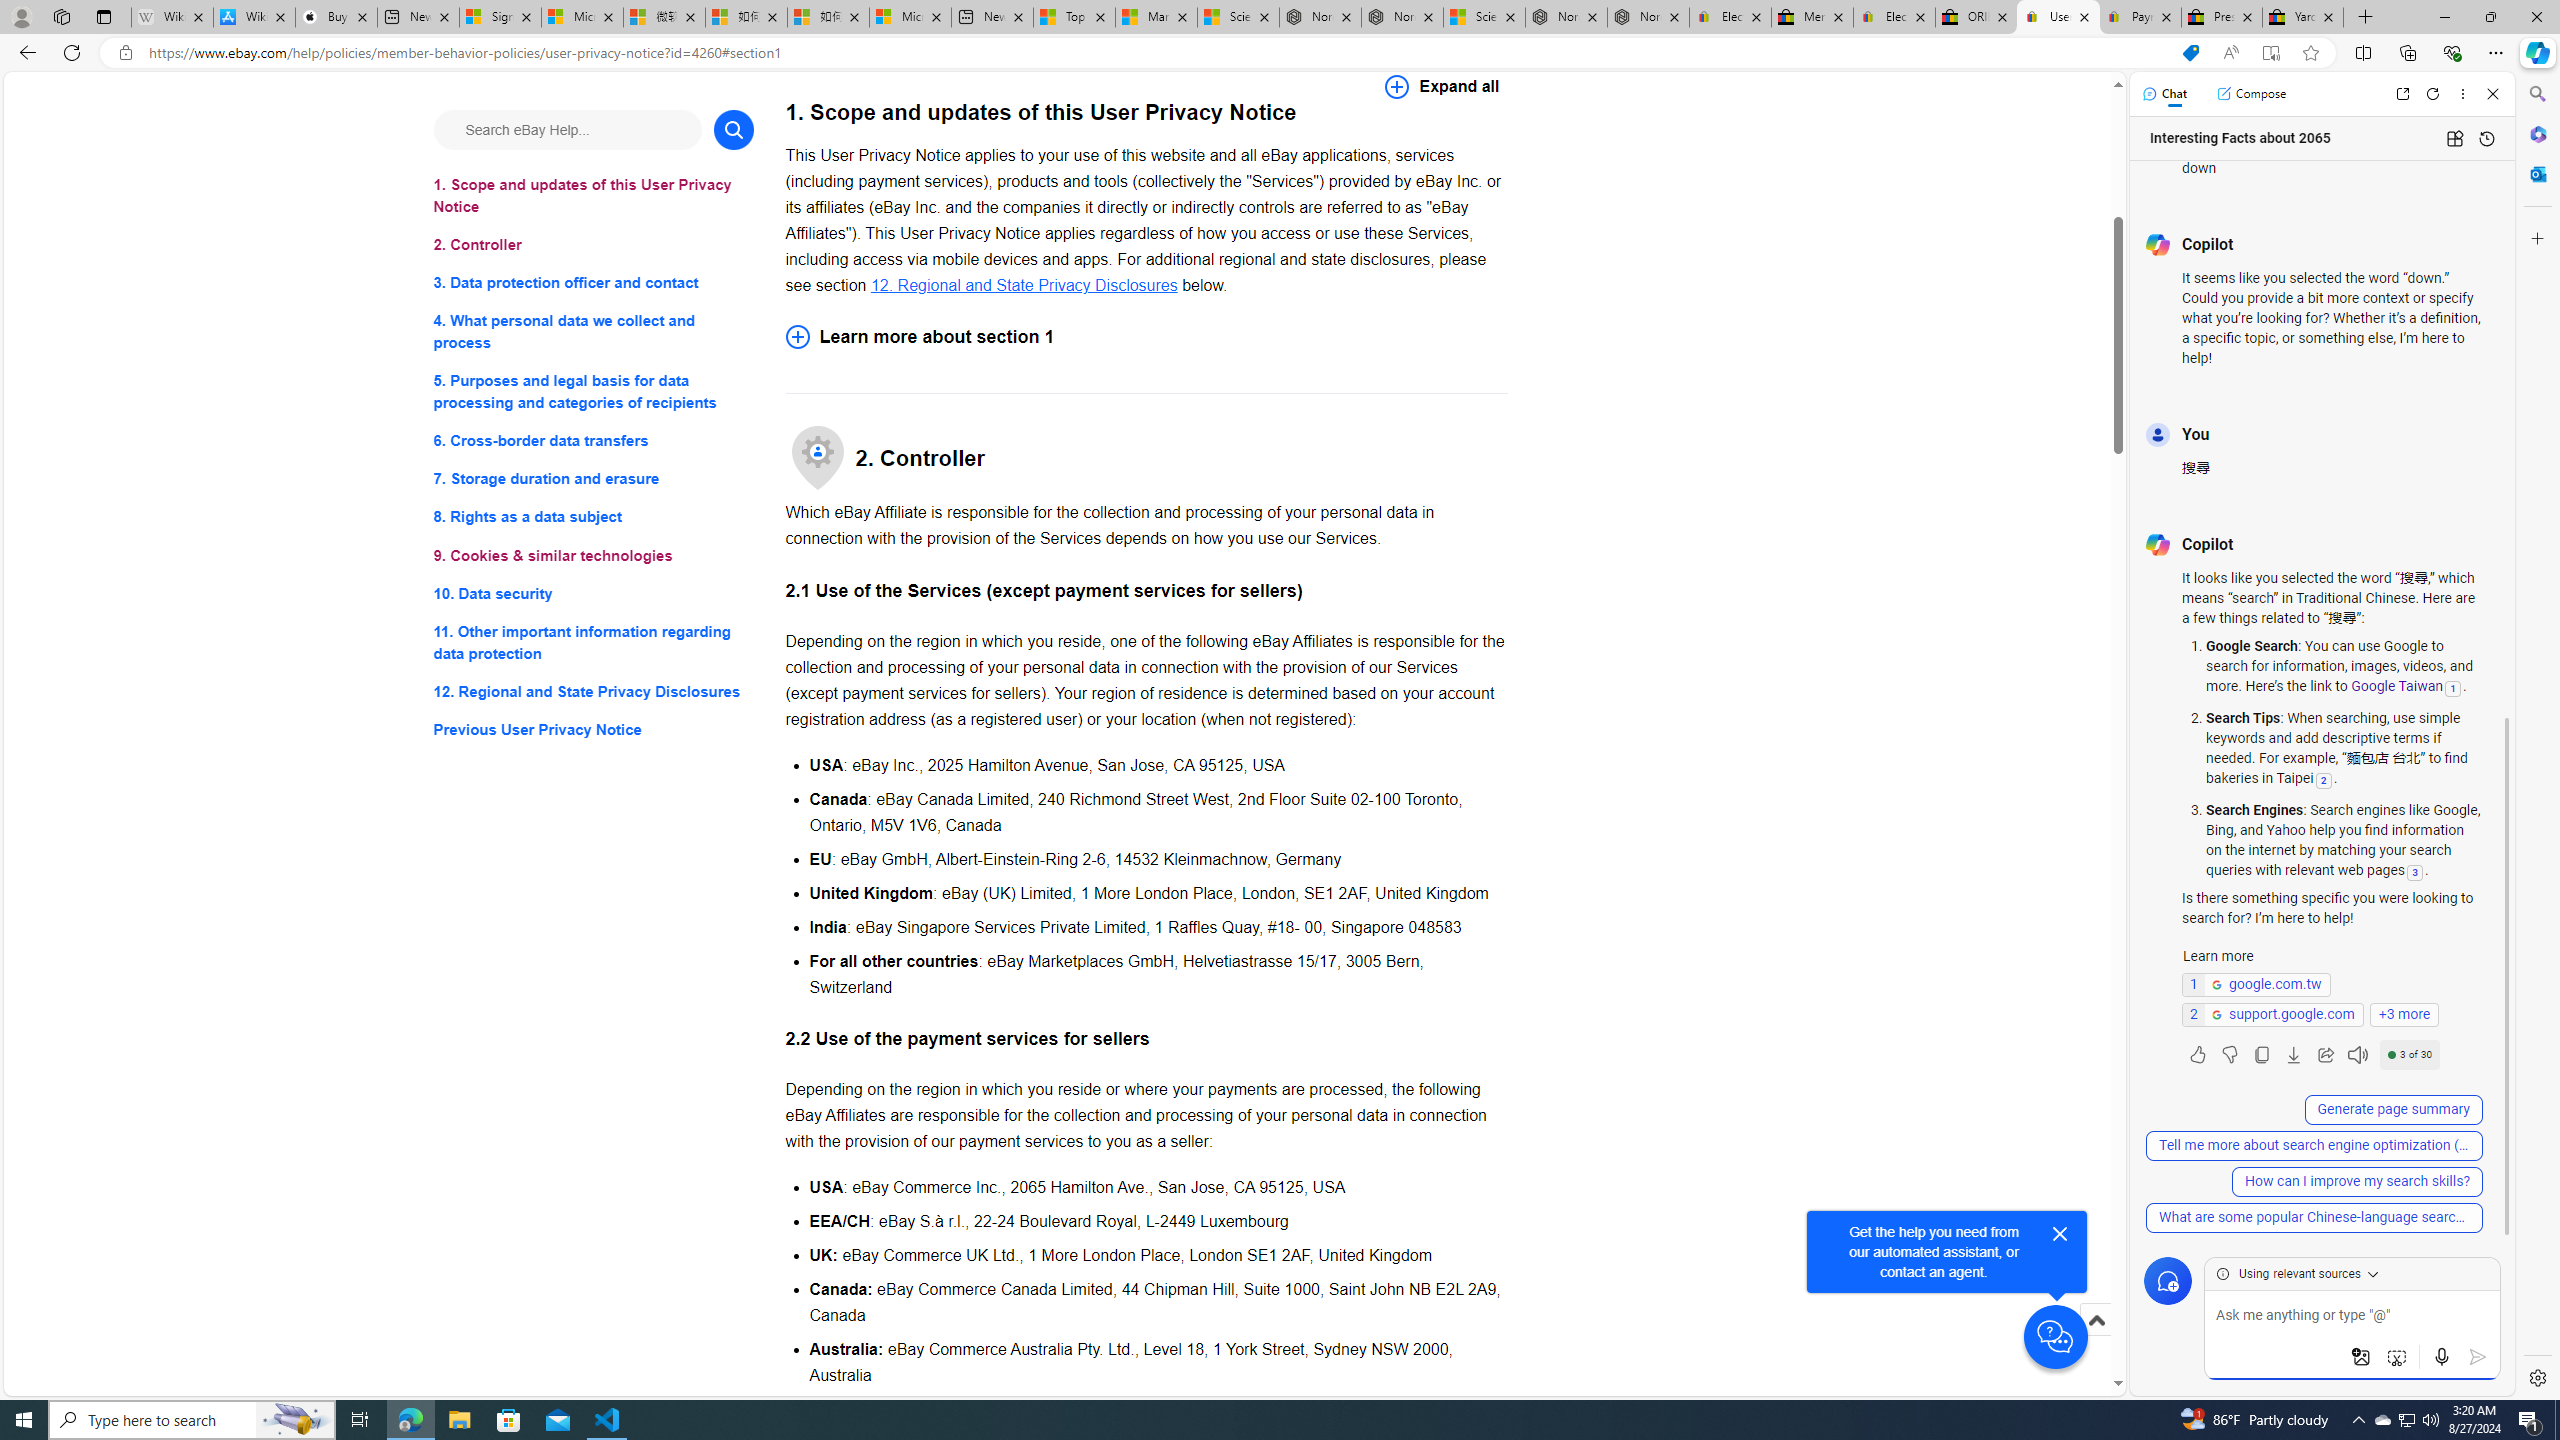 This screenshot has width=2560, height=1440. I want to click on '10. Data security', so click(592, 593).